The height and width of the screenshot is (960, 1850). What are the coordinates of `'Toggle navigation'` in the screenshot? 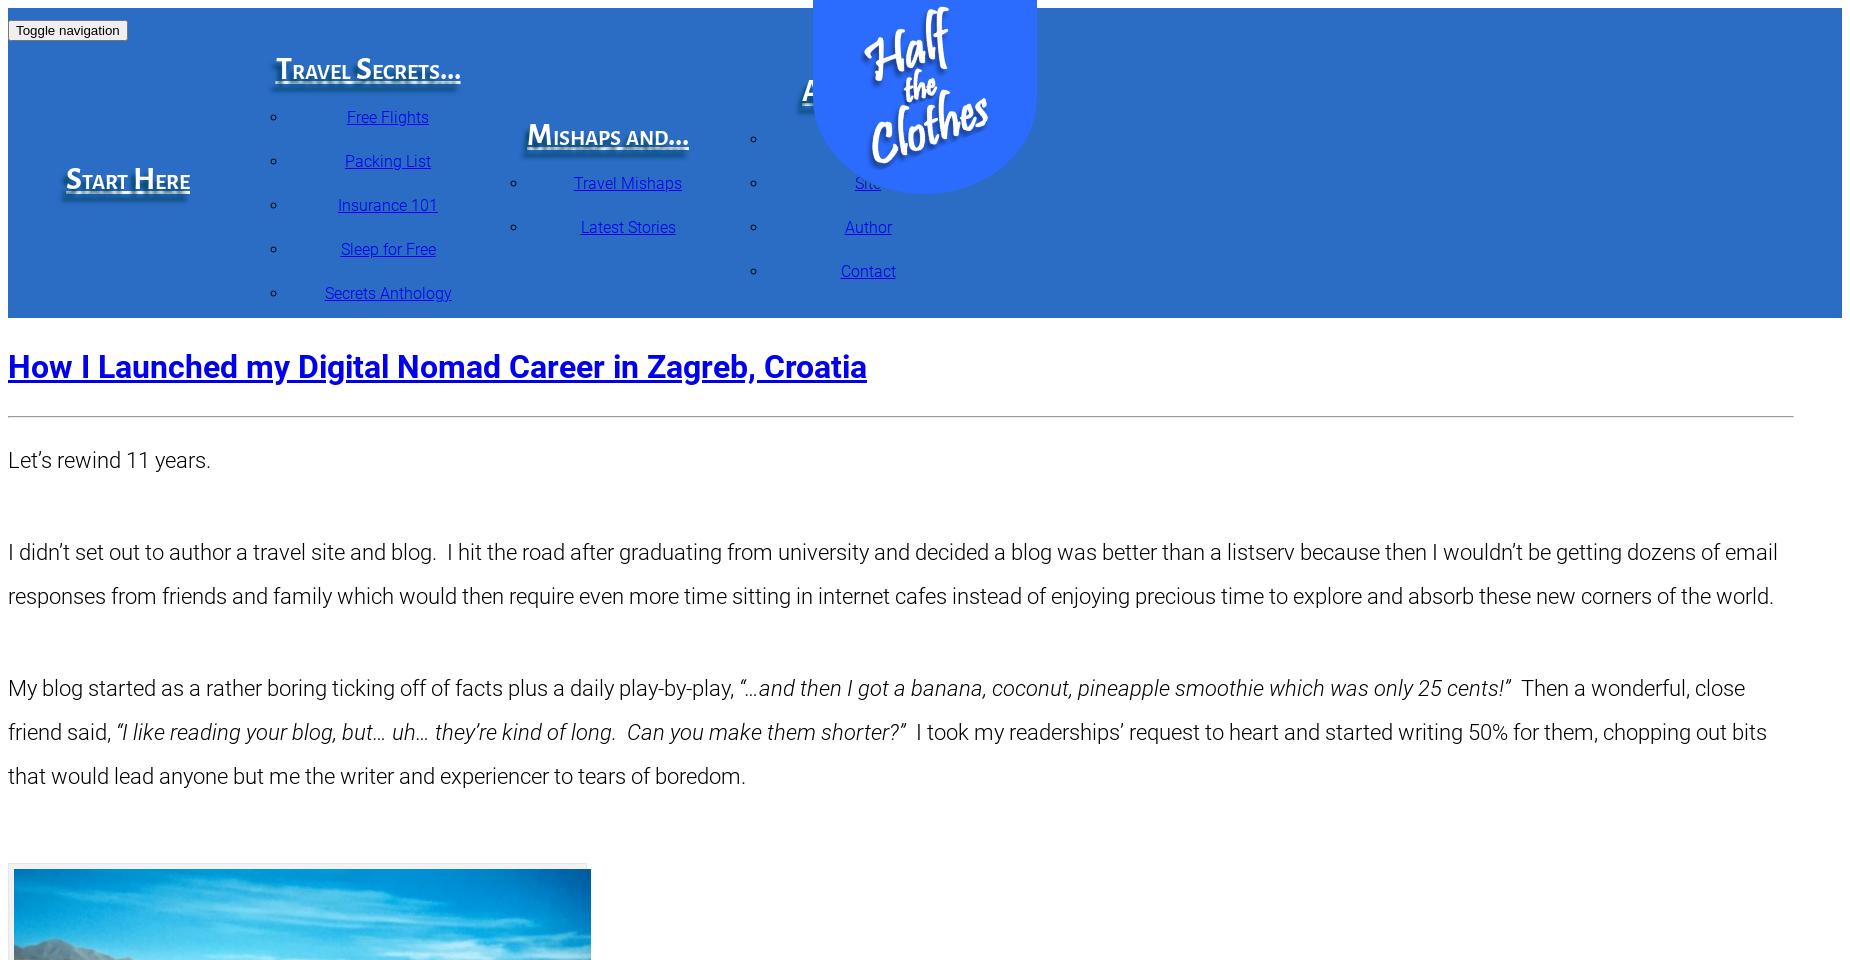 It's located at (66, 29).